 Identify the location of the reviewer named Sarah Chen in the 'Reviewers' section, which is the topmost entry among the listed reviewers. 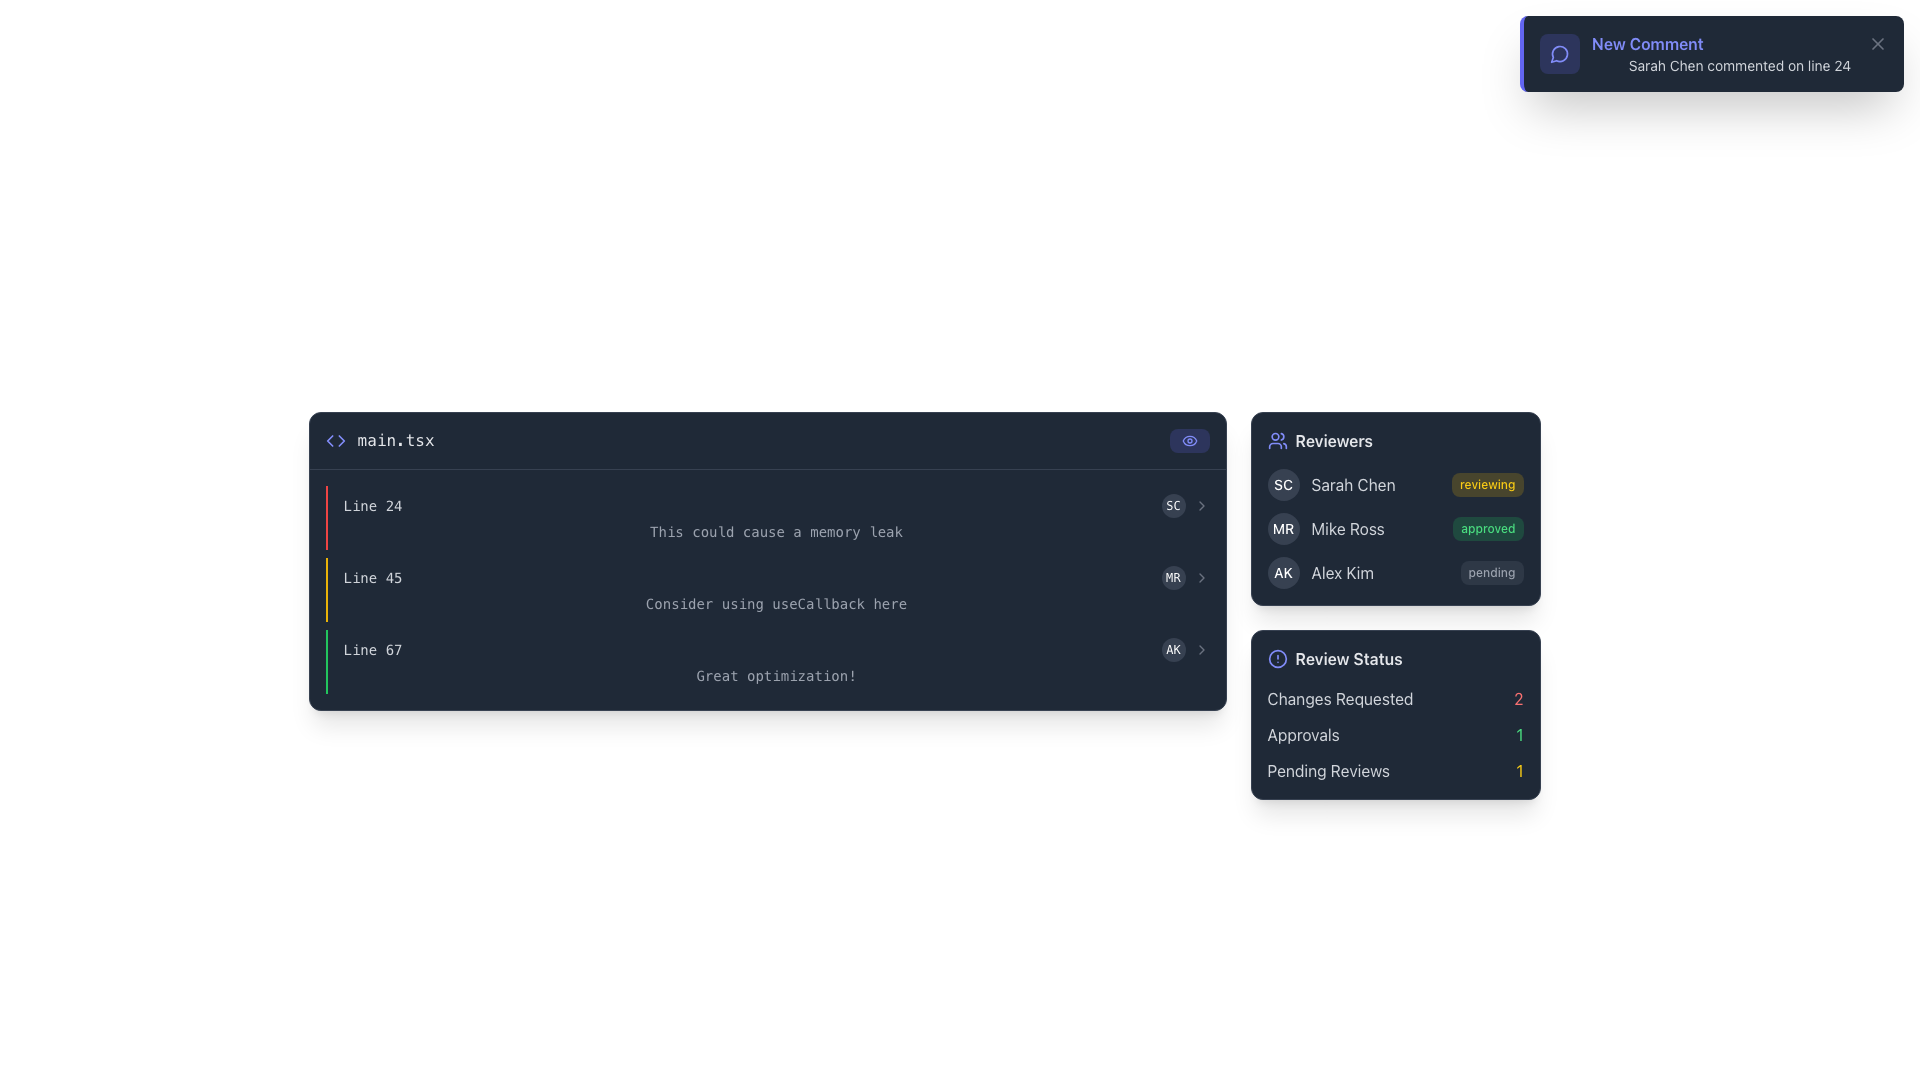
(1331, 485).